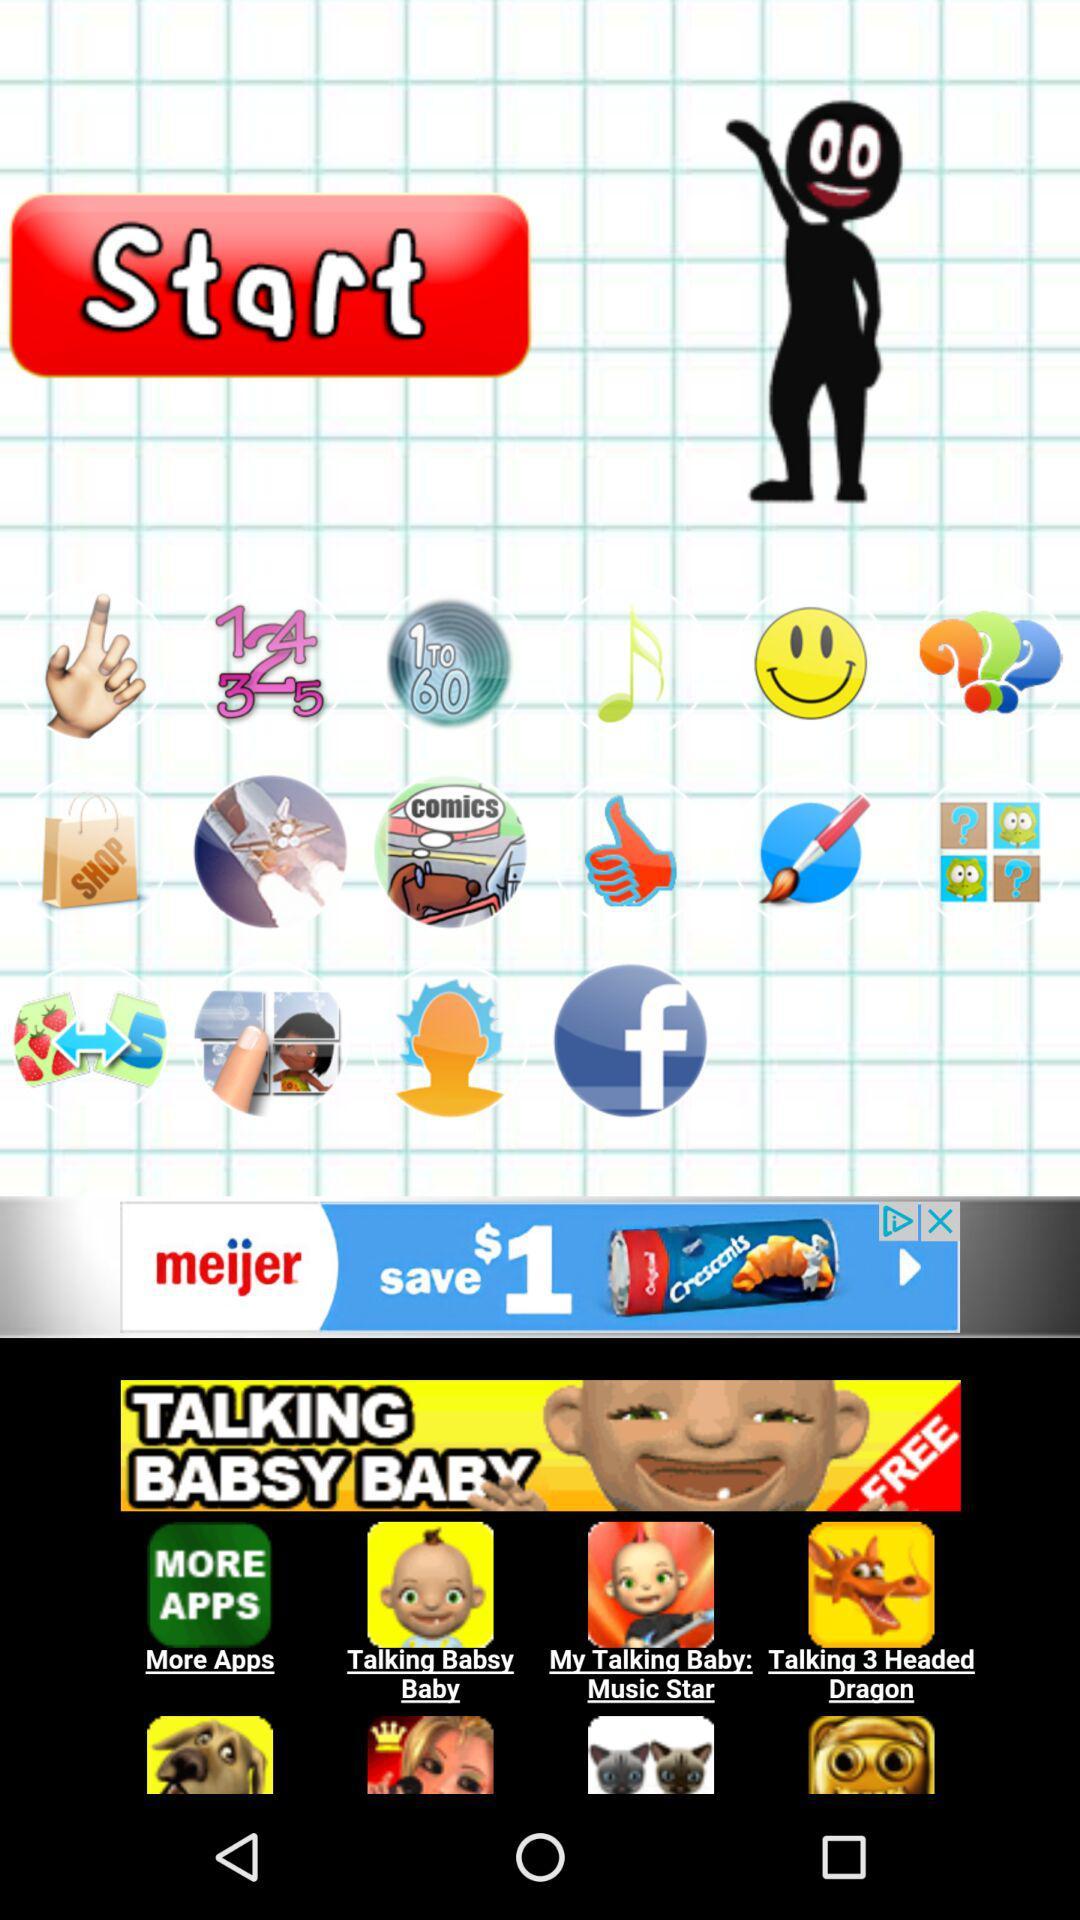 The image size is (1080, 1920). I want to click on 1 at meijer crescent rolls, so click(540, 1266).